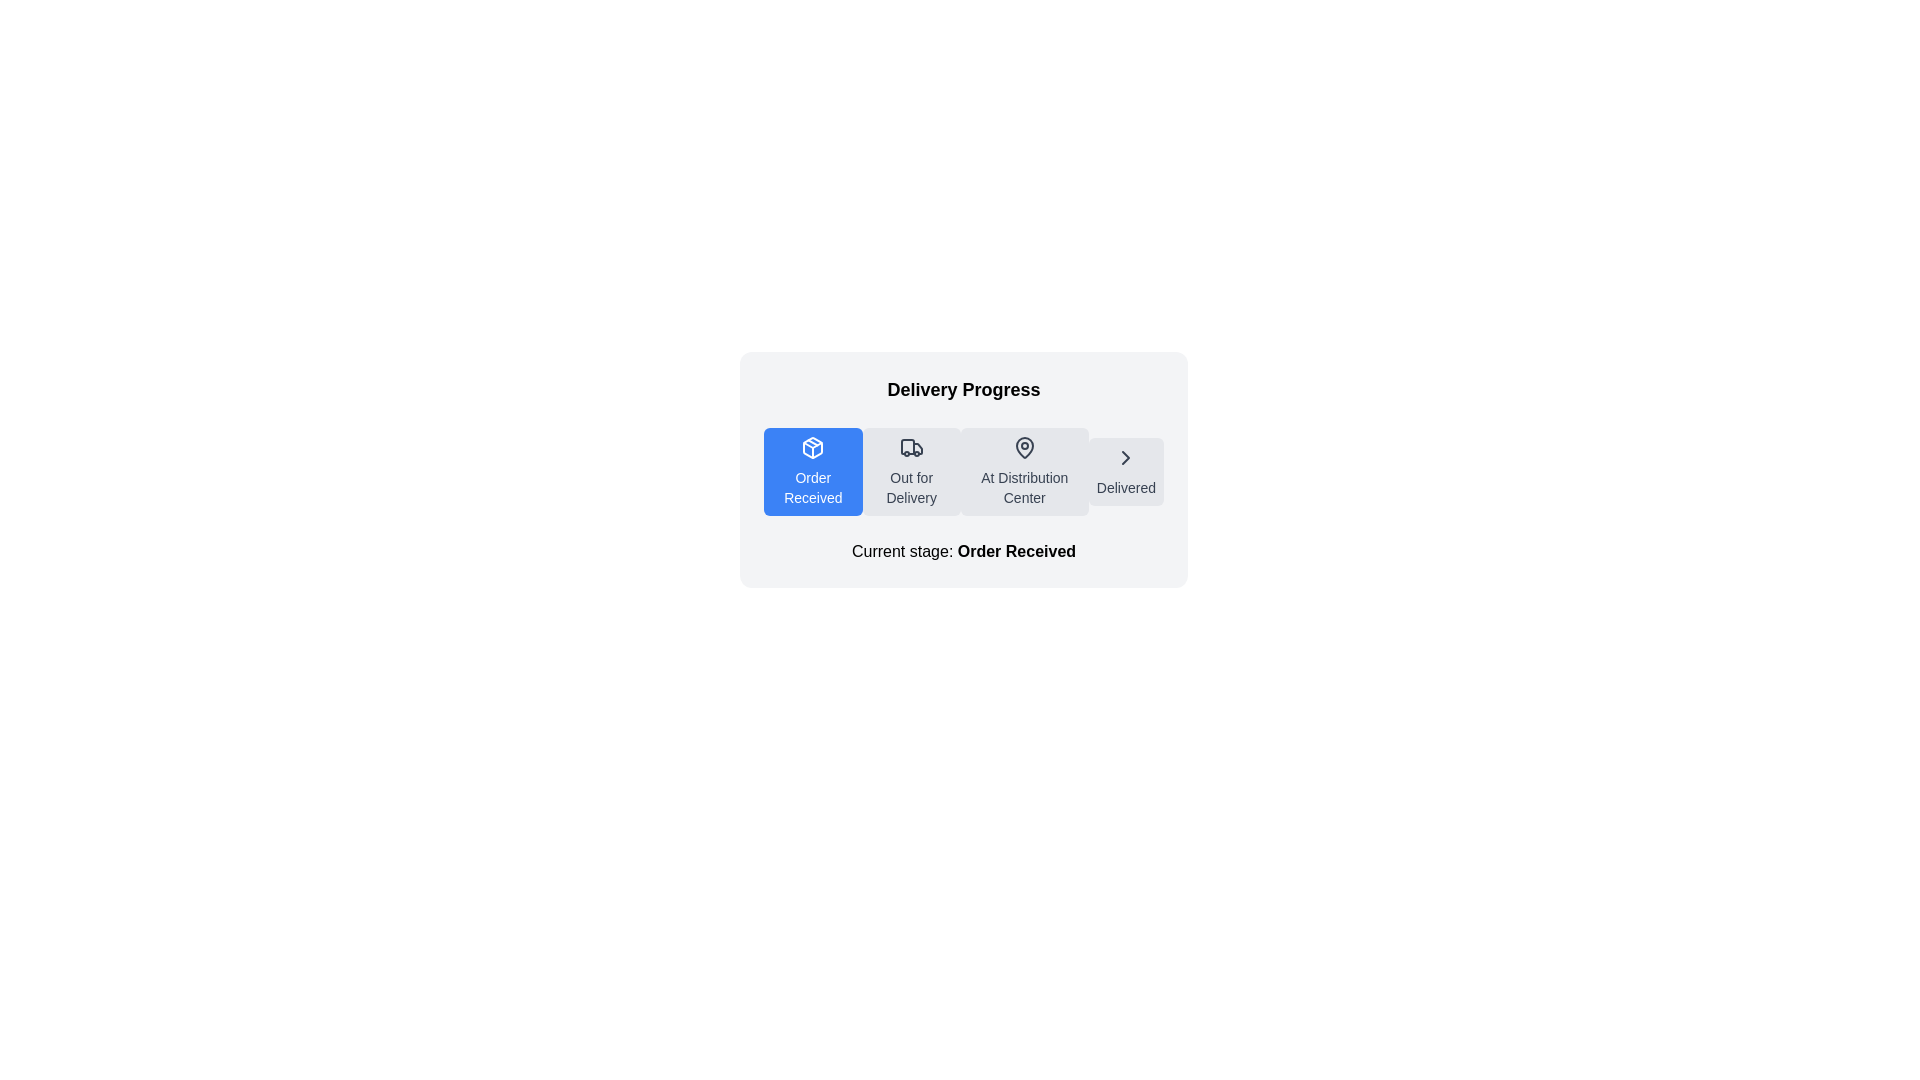 The image size is (1920, 1080). What do you see at coordinates (1126, 471) in the screenshot?
I see `the 'Delivered' button with a light gray background and dark gray text, which is the last item in the horizontally aligned progress tracker` at bounding box center [1126, 471].